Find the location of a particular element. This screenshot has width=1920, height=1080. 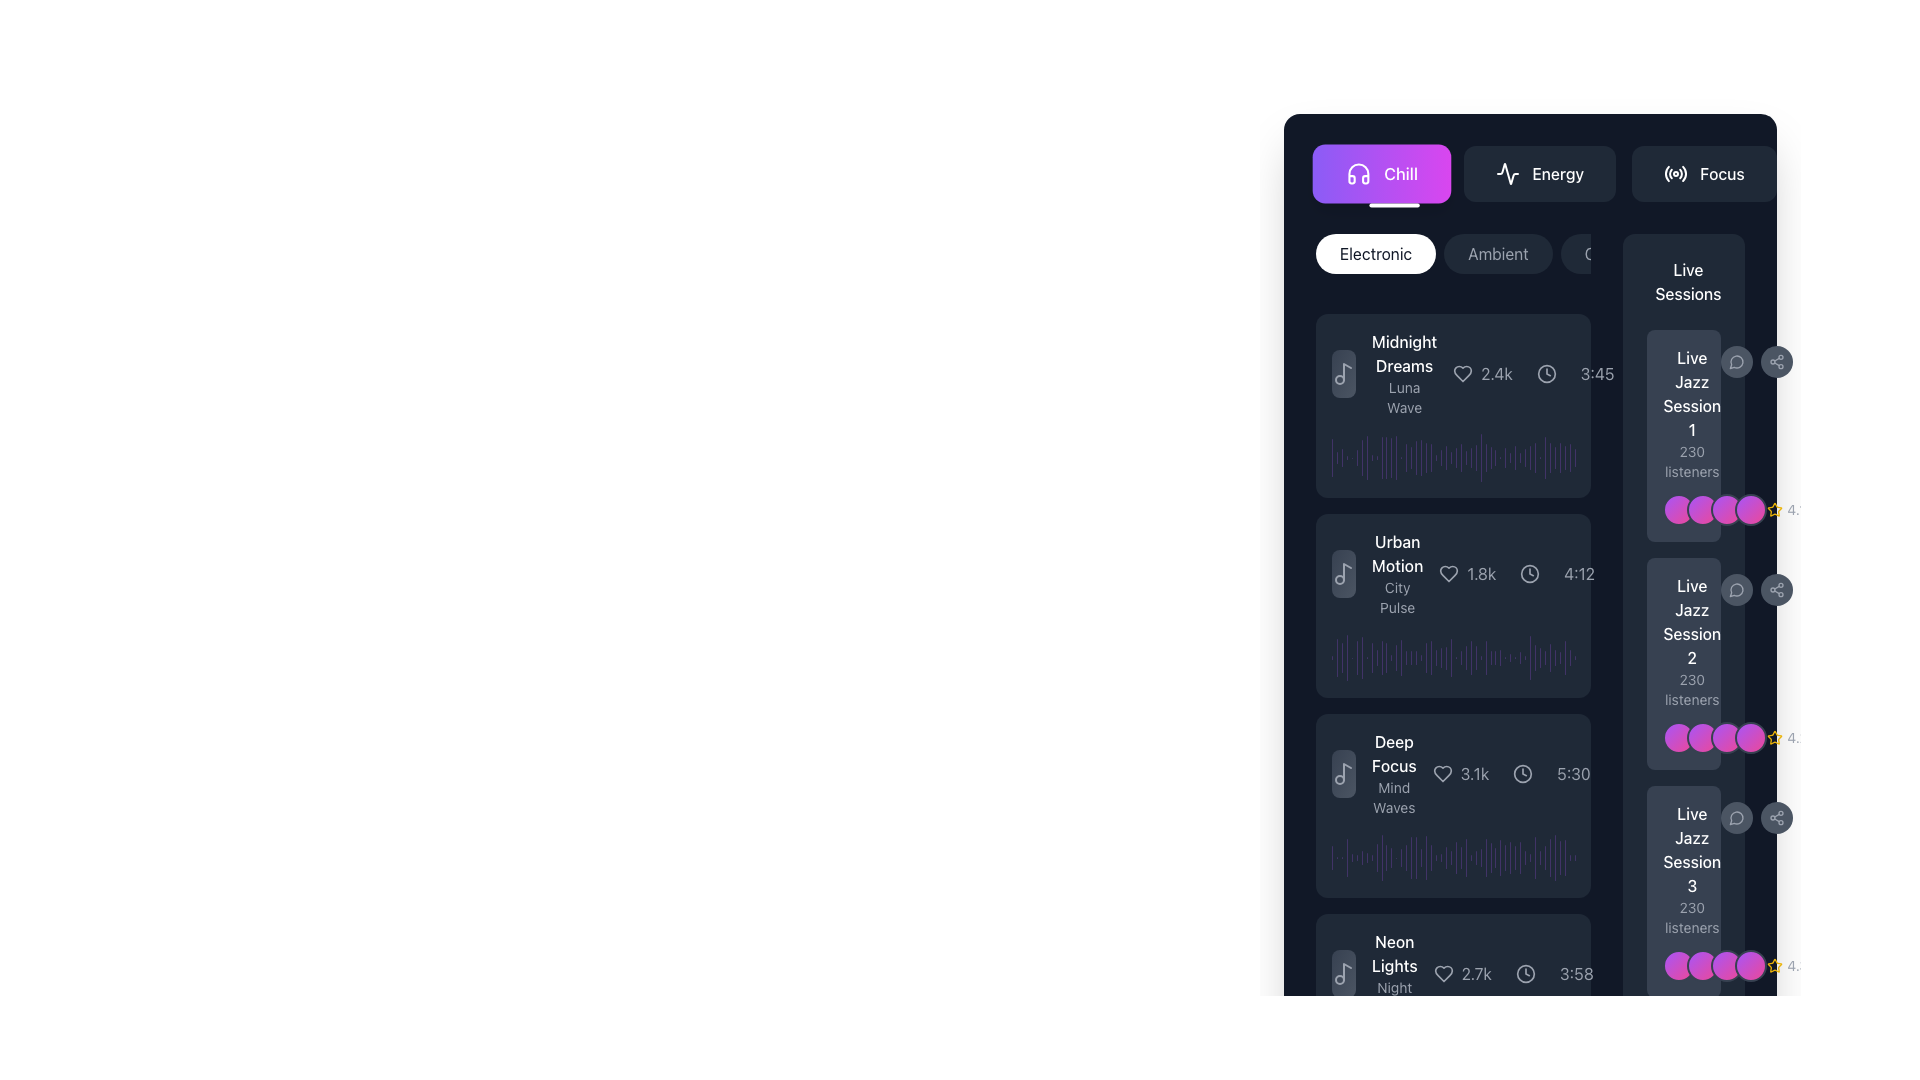

the 'like' or 'favorite' icon with the numerical count of likes located in the lower section of the 'Neon Lights' content card is located at coordinates (1462, 973).